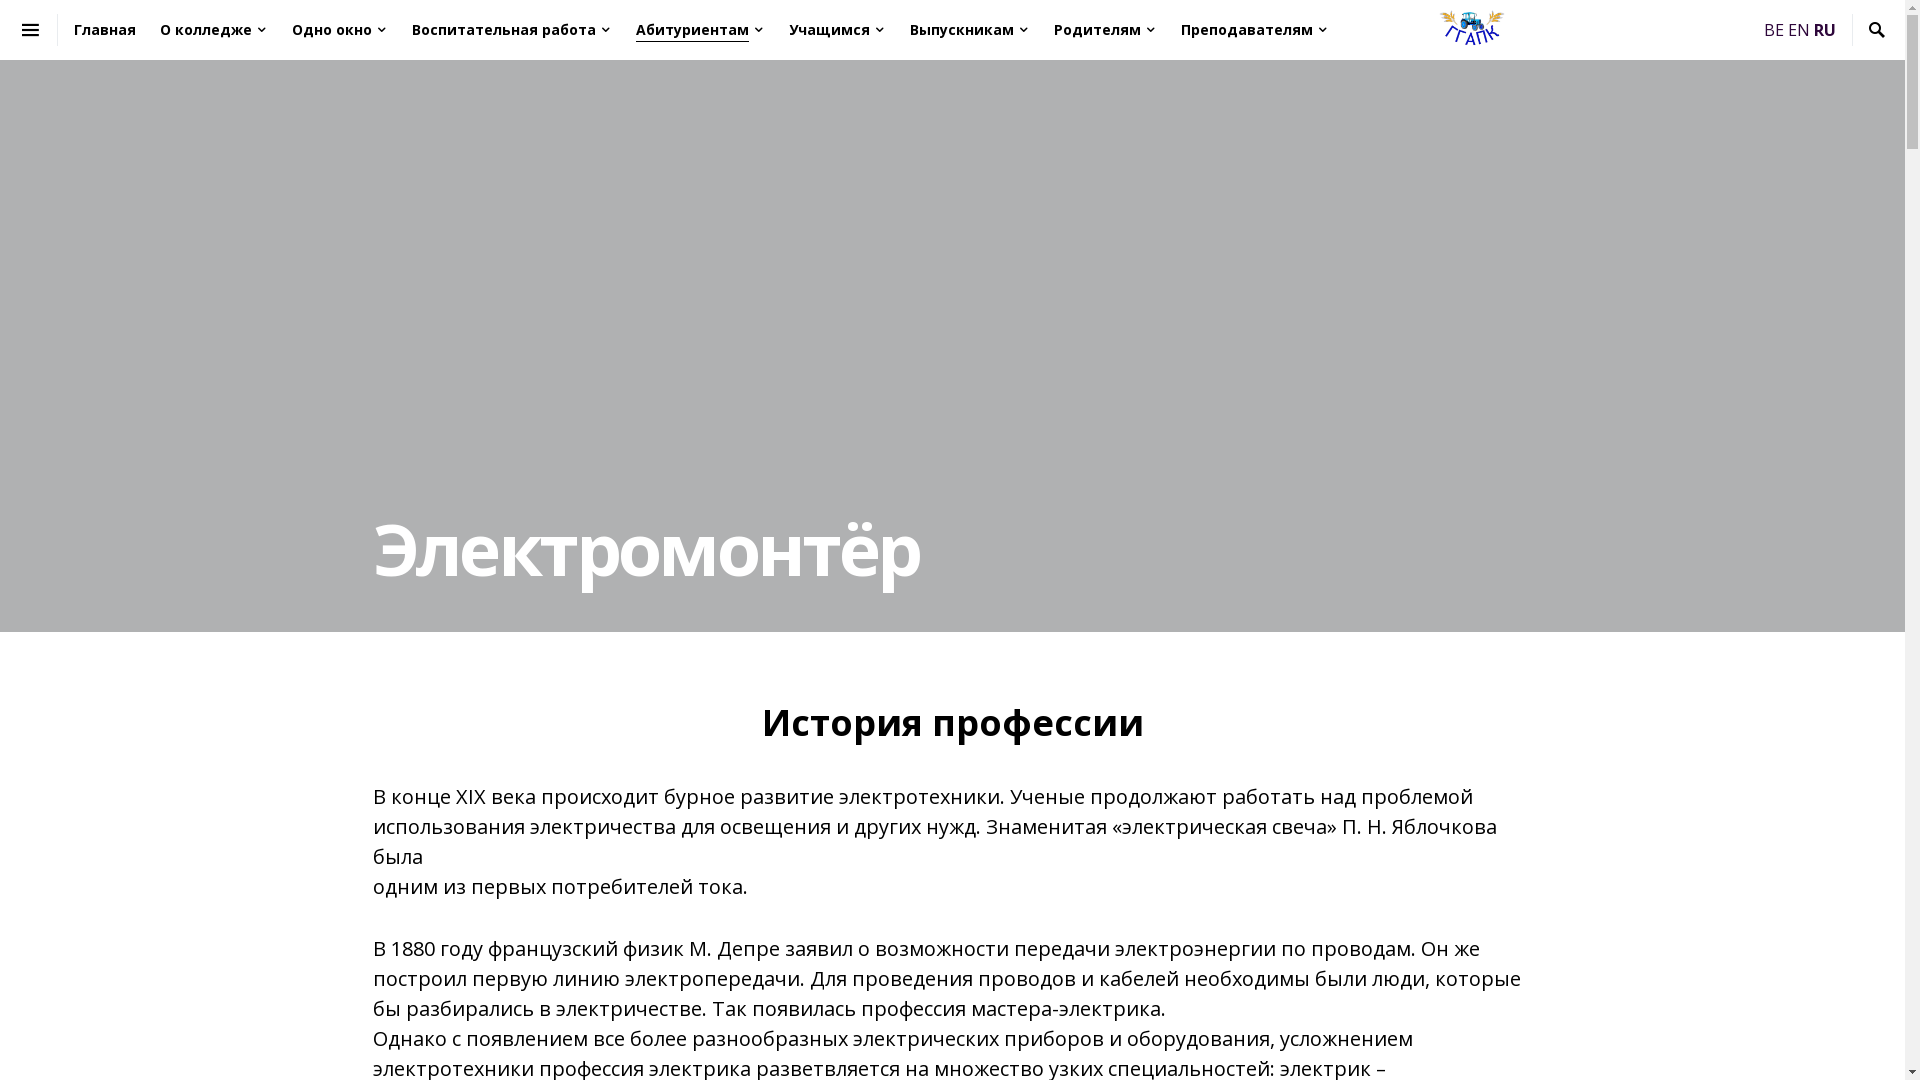  I want to click on 'RU', so click(1814, 29).